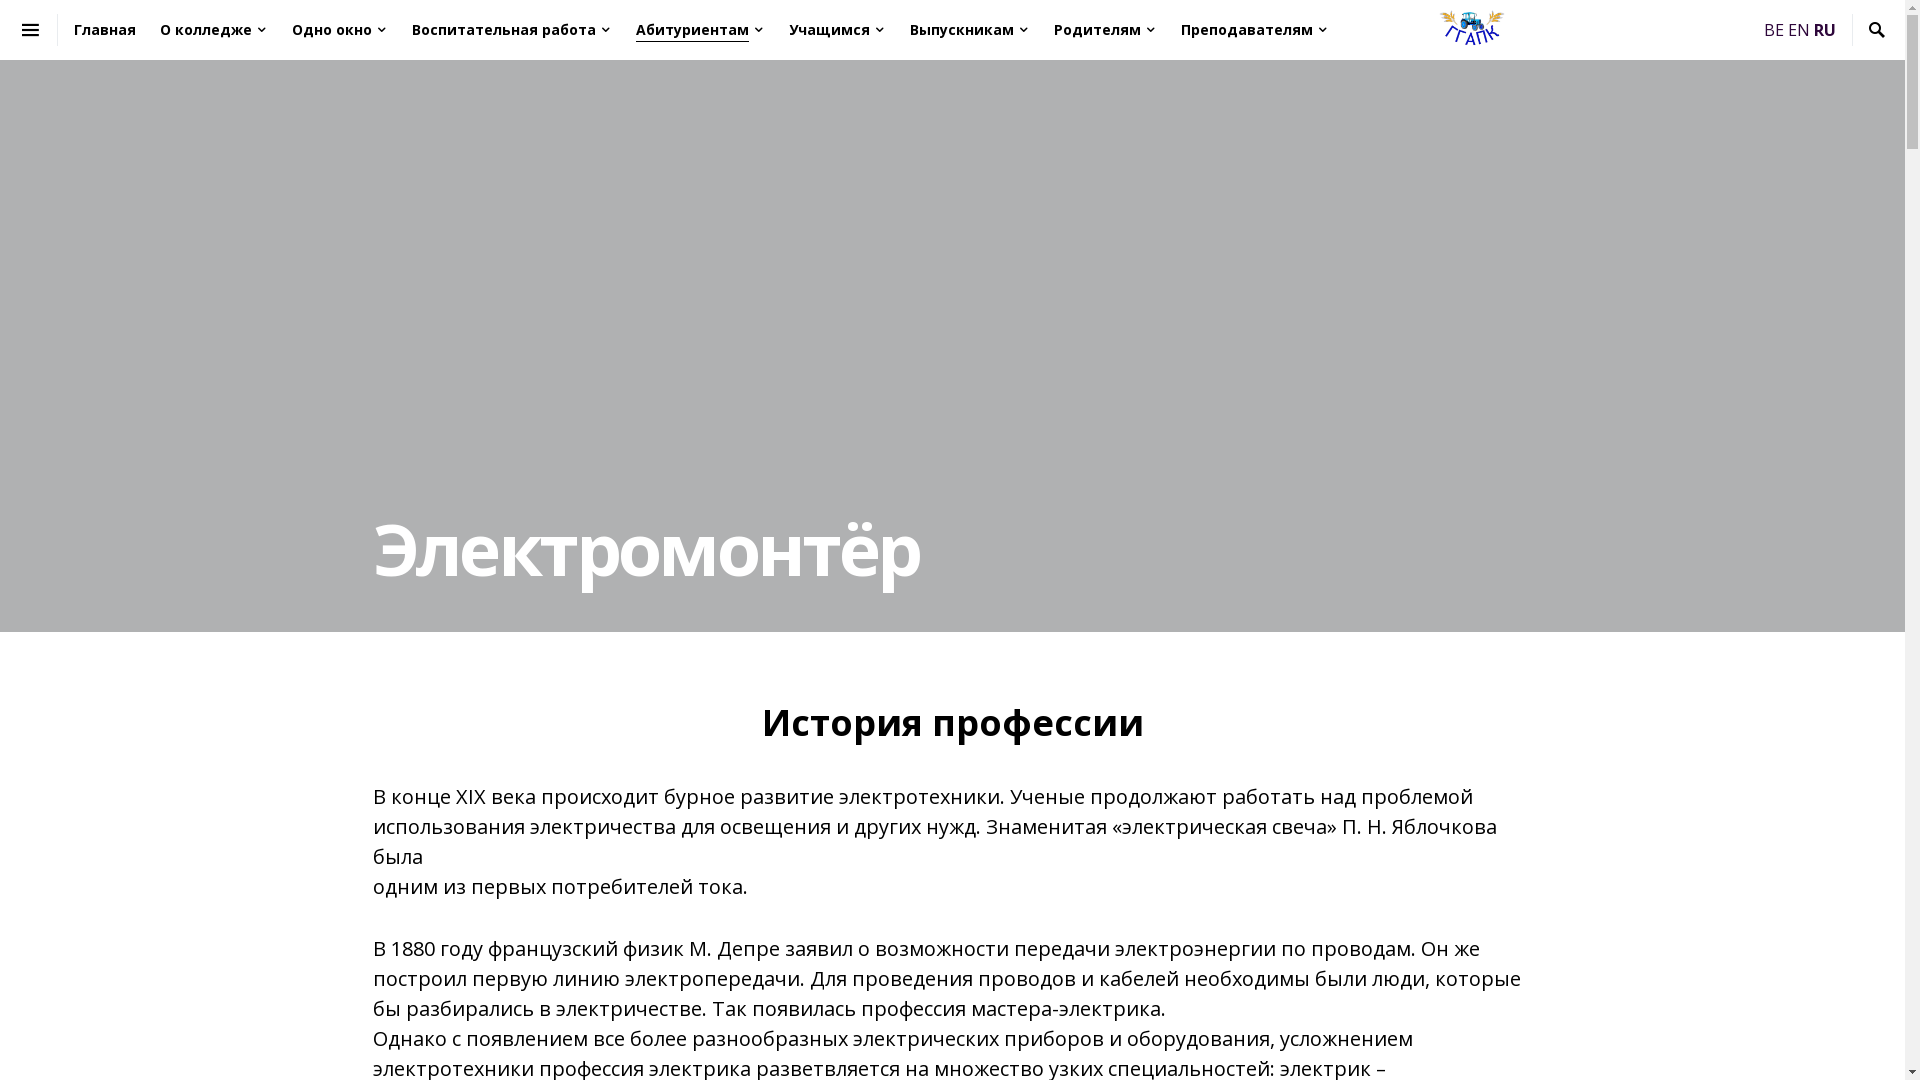  I want to click on 'RU', so click(1814, 29).